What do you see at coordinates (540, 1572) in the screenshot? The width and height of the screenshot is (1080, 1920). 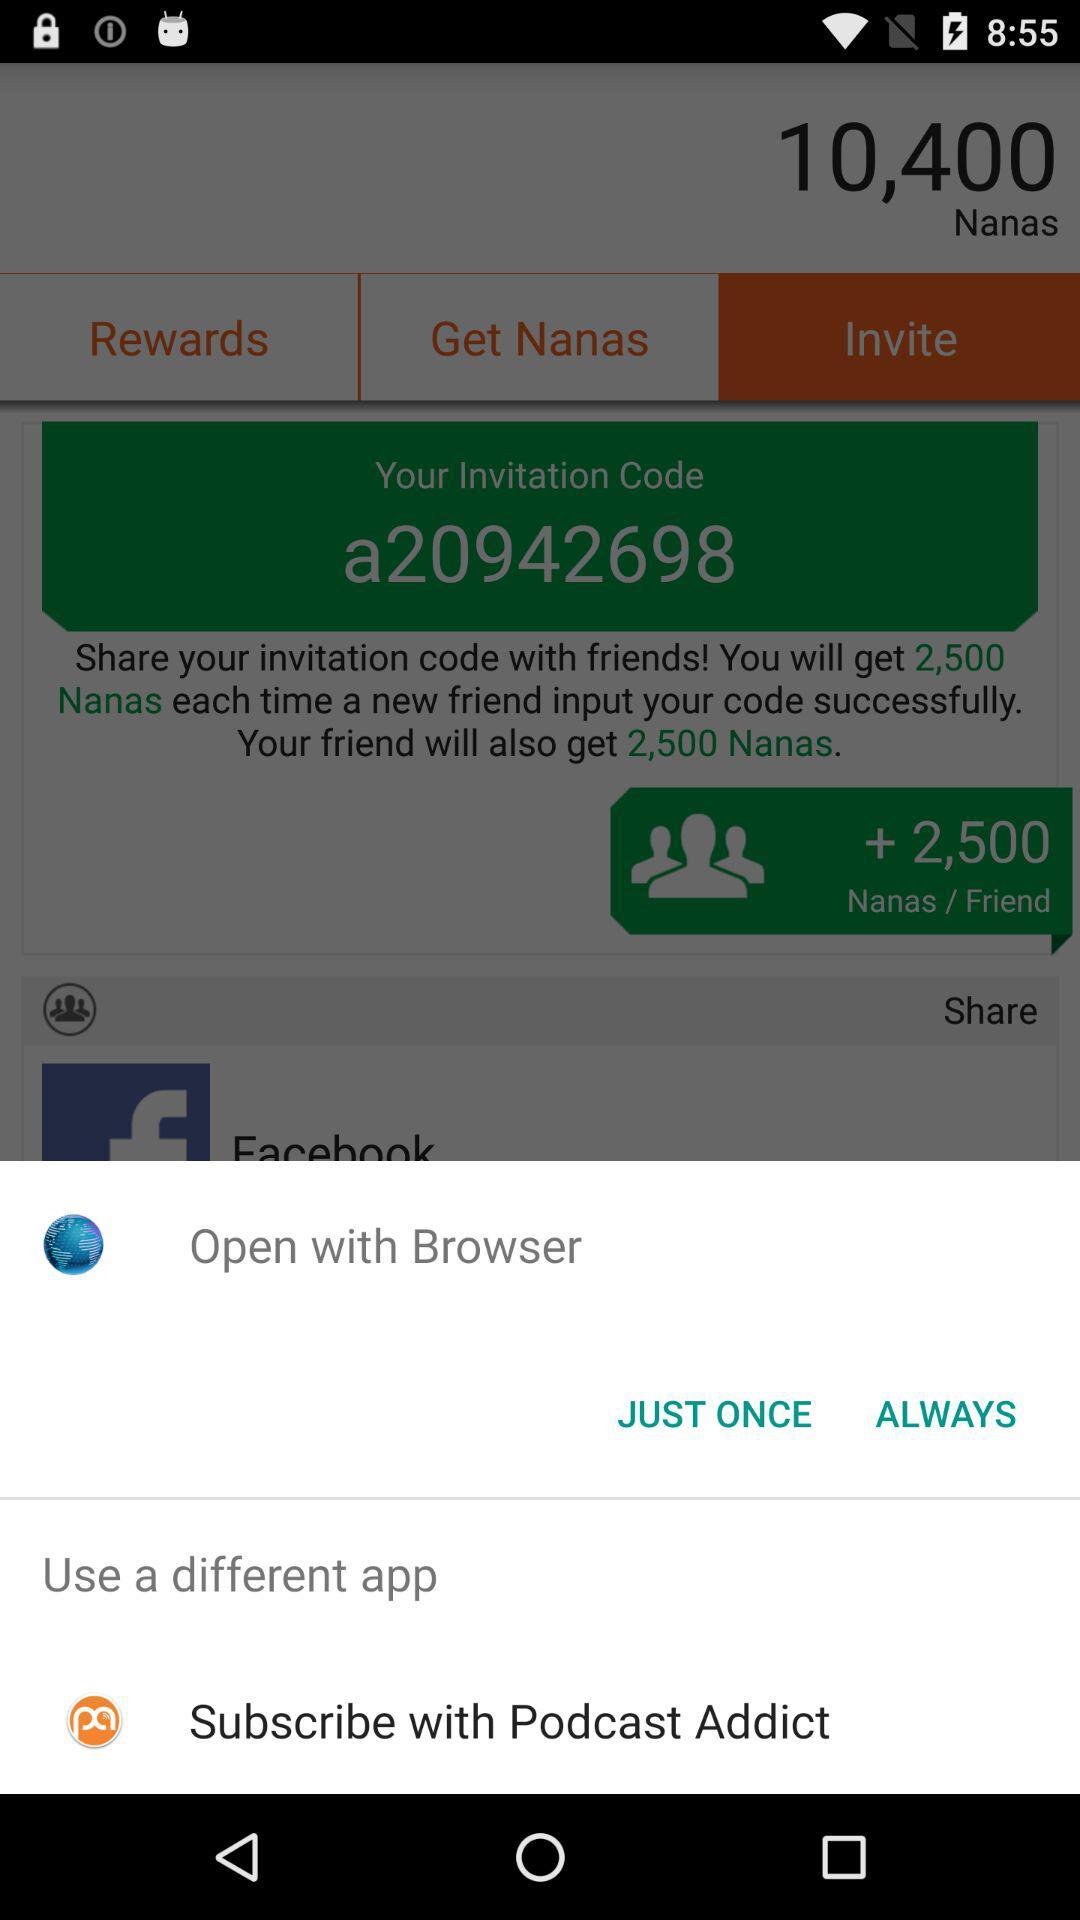 I see `use a different icon` at bounding box center [540, 1572].